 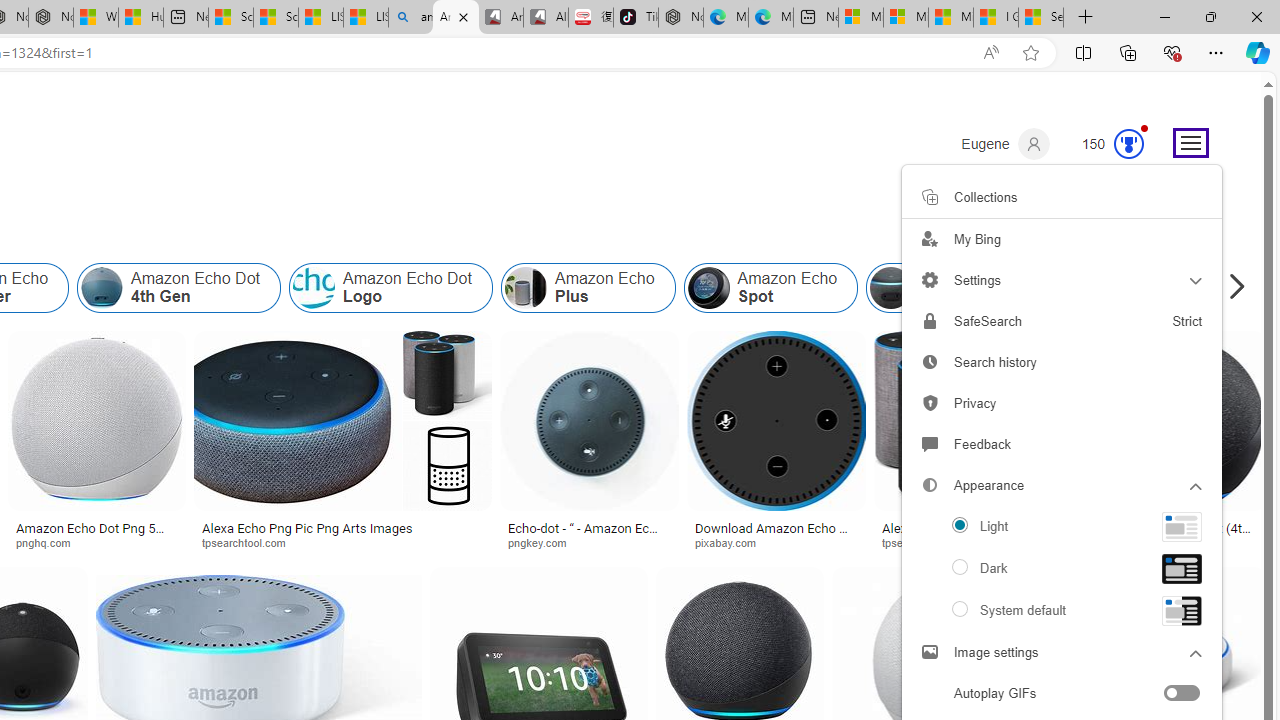 I want to click on 'Amazon Echo Dot 4th Gen', so click(x=179, y=288).